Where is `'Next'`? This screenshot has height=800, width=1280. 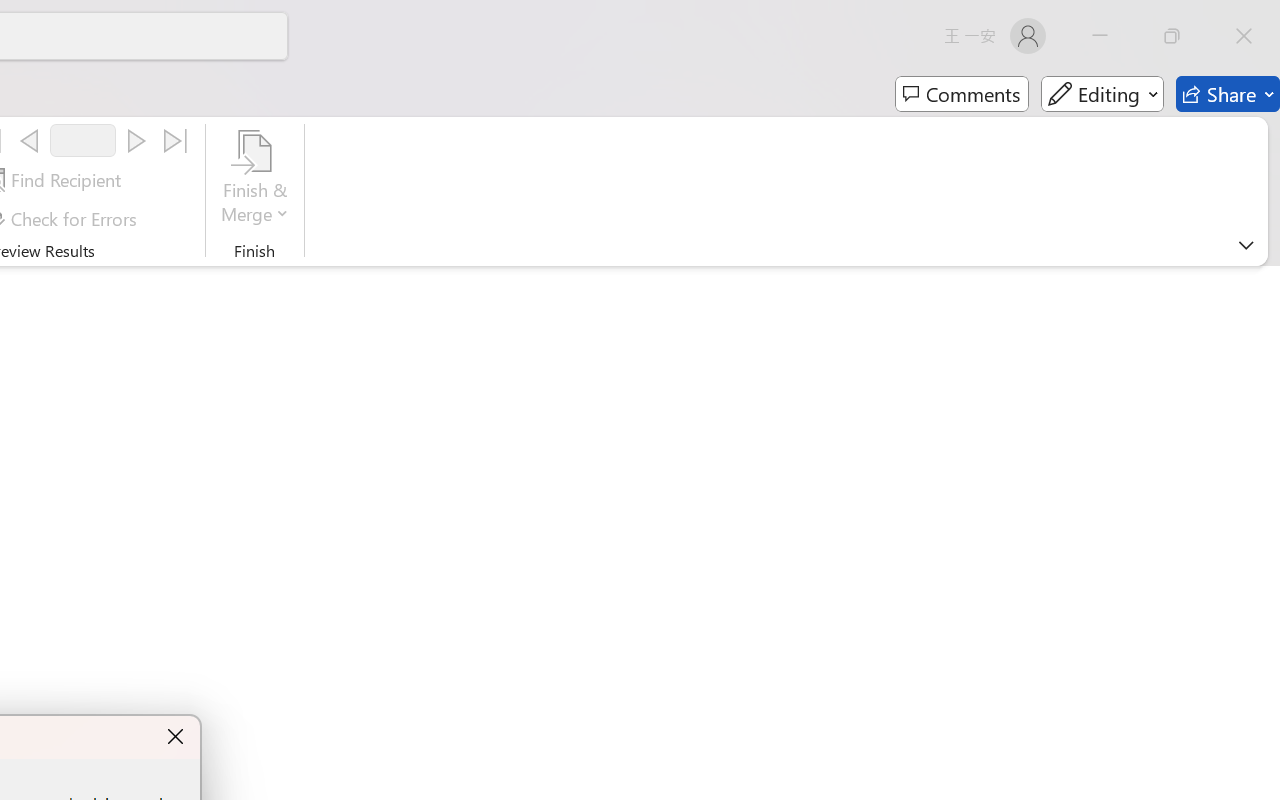
'Next' is located at coordinates (135, 141).